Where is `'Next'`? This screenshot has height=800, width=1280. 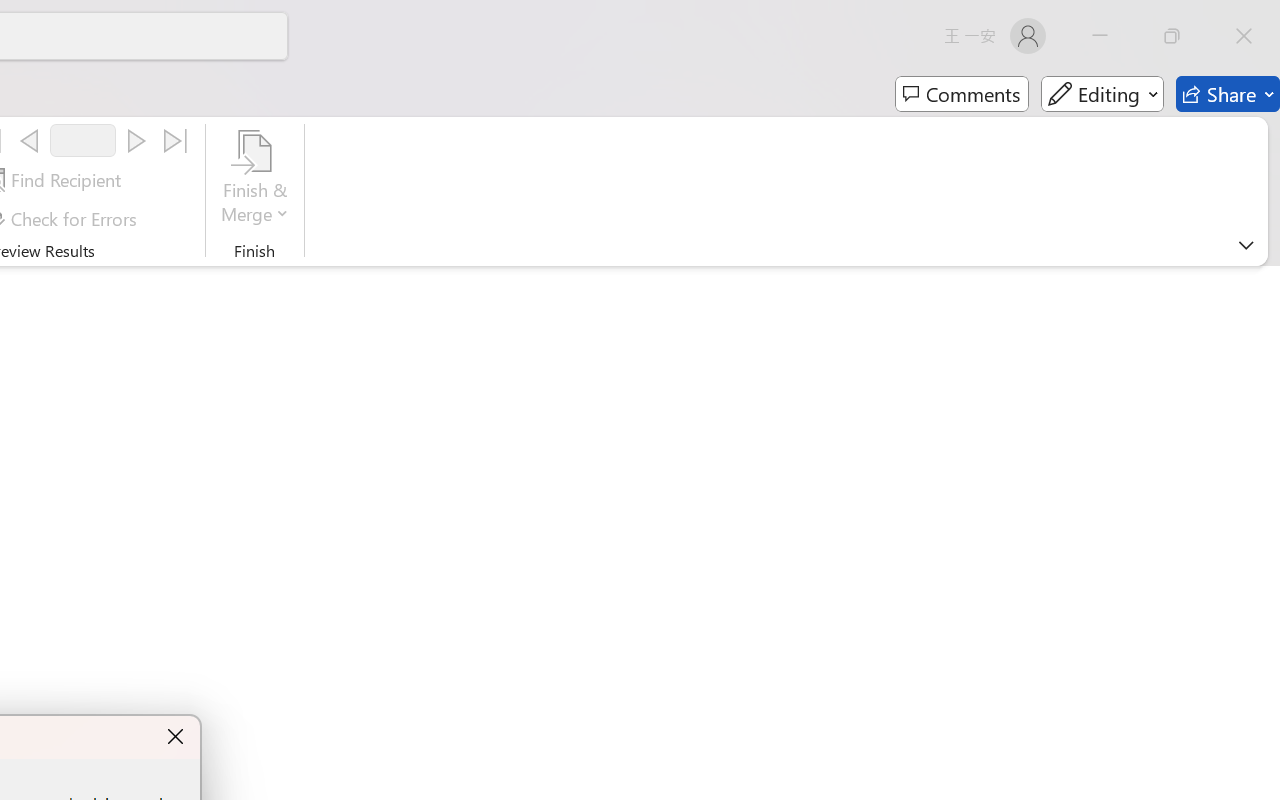
'Next' is located at coordinates (135, 141).